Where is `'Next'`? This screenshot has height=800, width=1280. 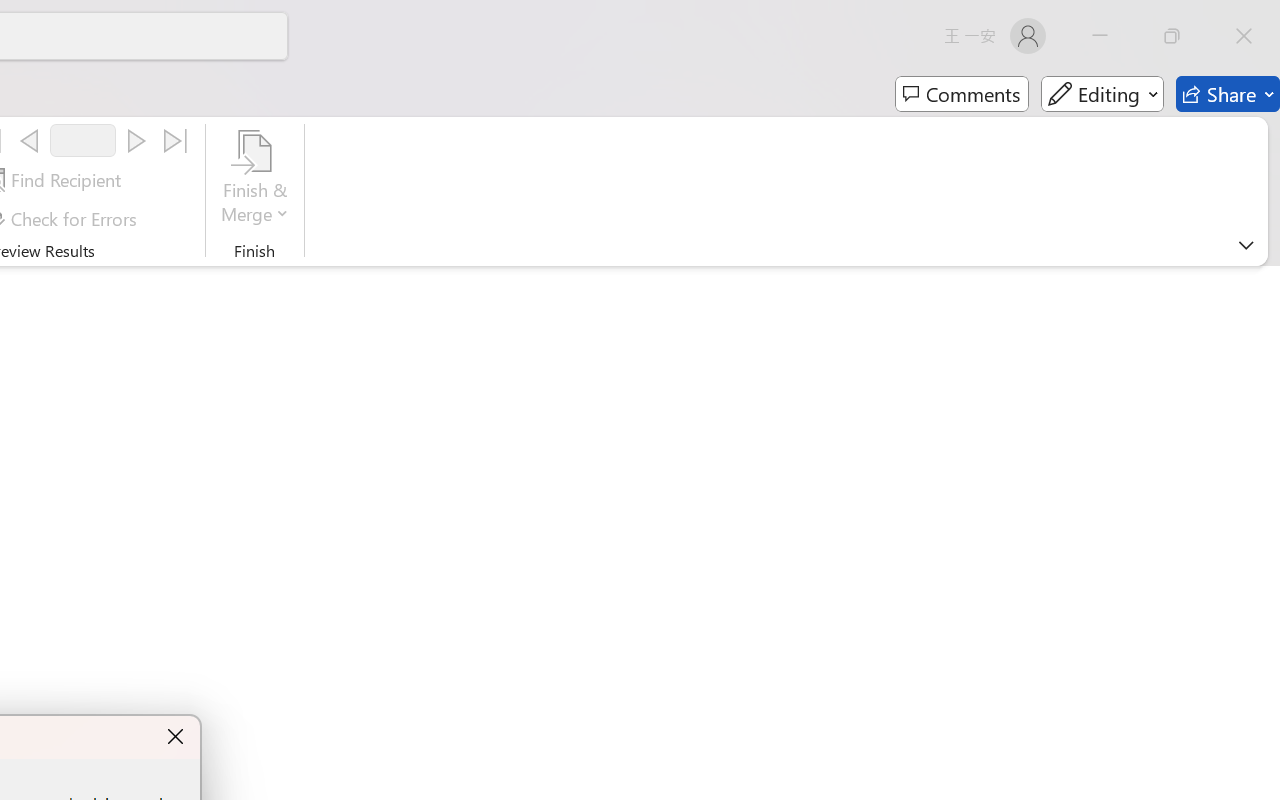
'Next' is located at coordinates (135, 141).